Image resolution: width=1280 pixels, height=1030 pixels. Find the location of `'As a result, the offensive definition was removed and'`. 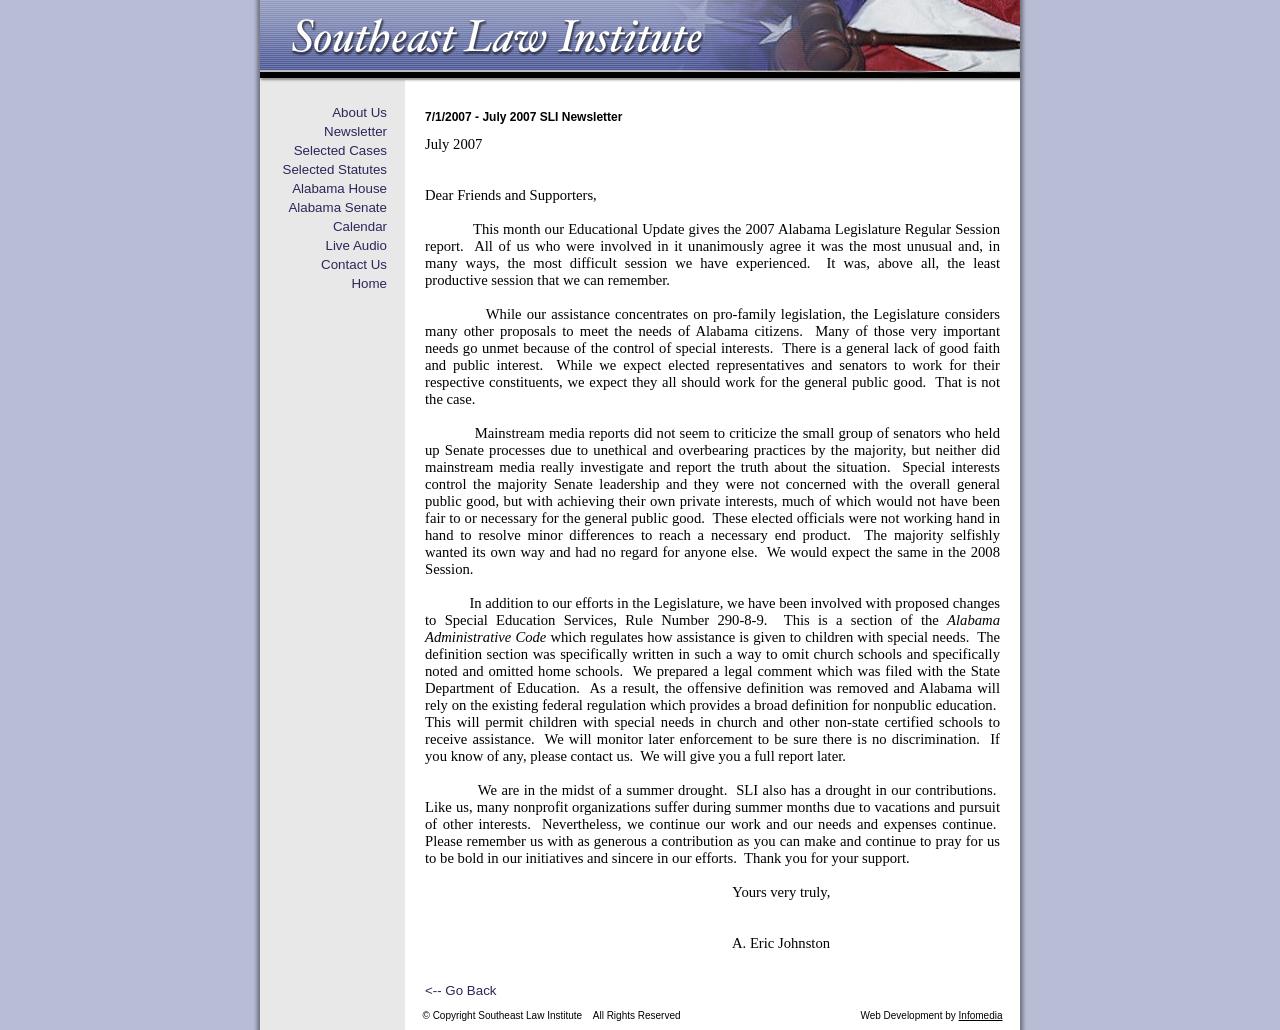

'As a result, the offensive definition was removed and' is located at coordinates (753, 688).